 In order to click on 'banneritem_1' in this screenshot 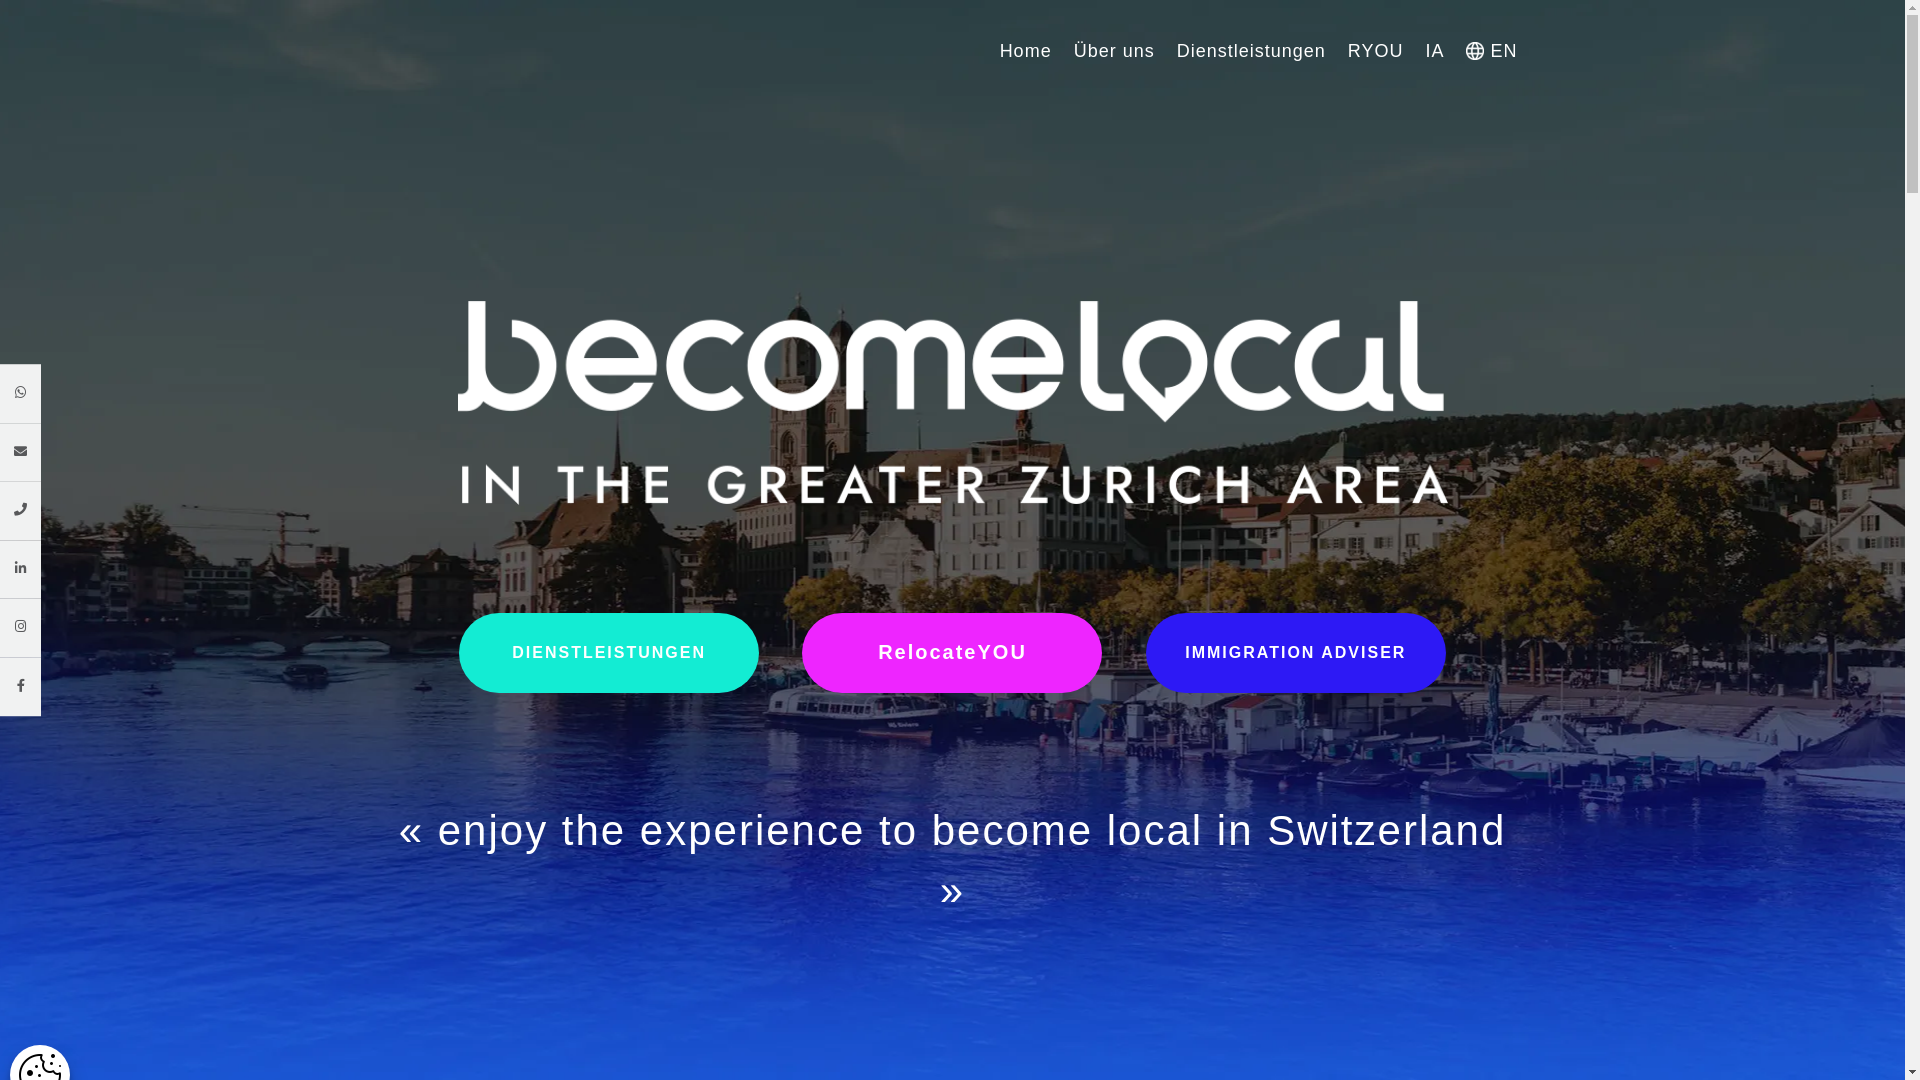, I will do `click(952, 402)`.